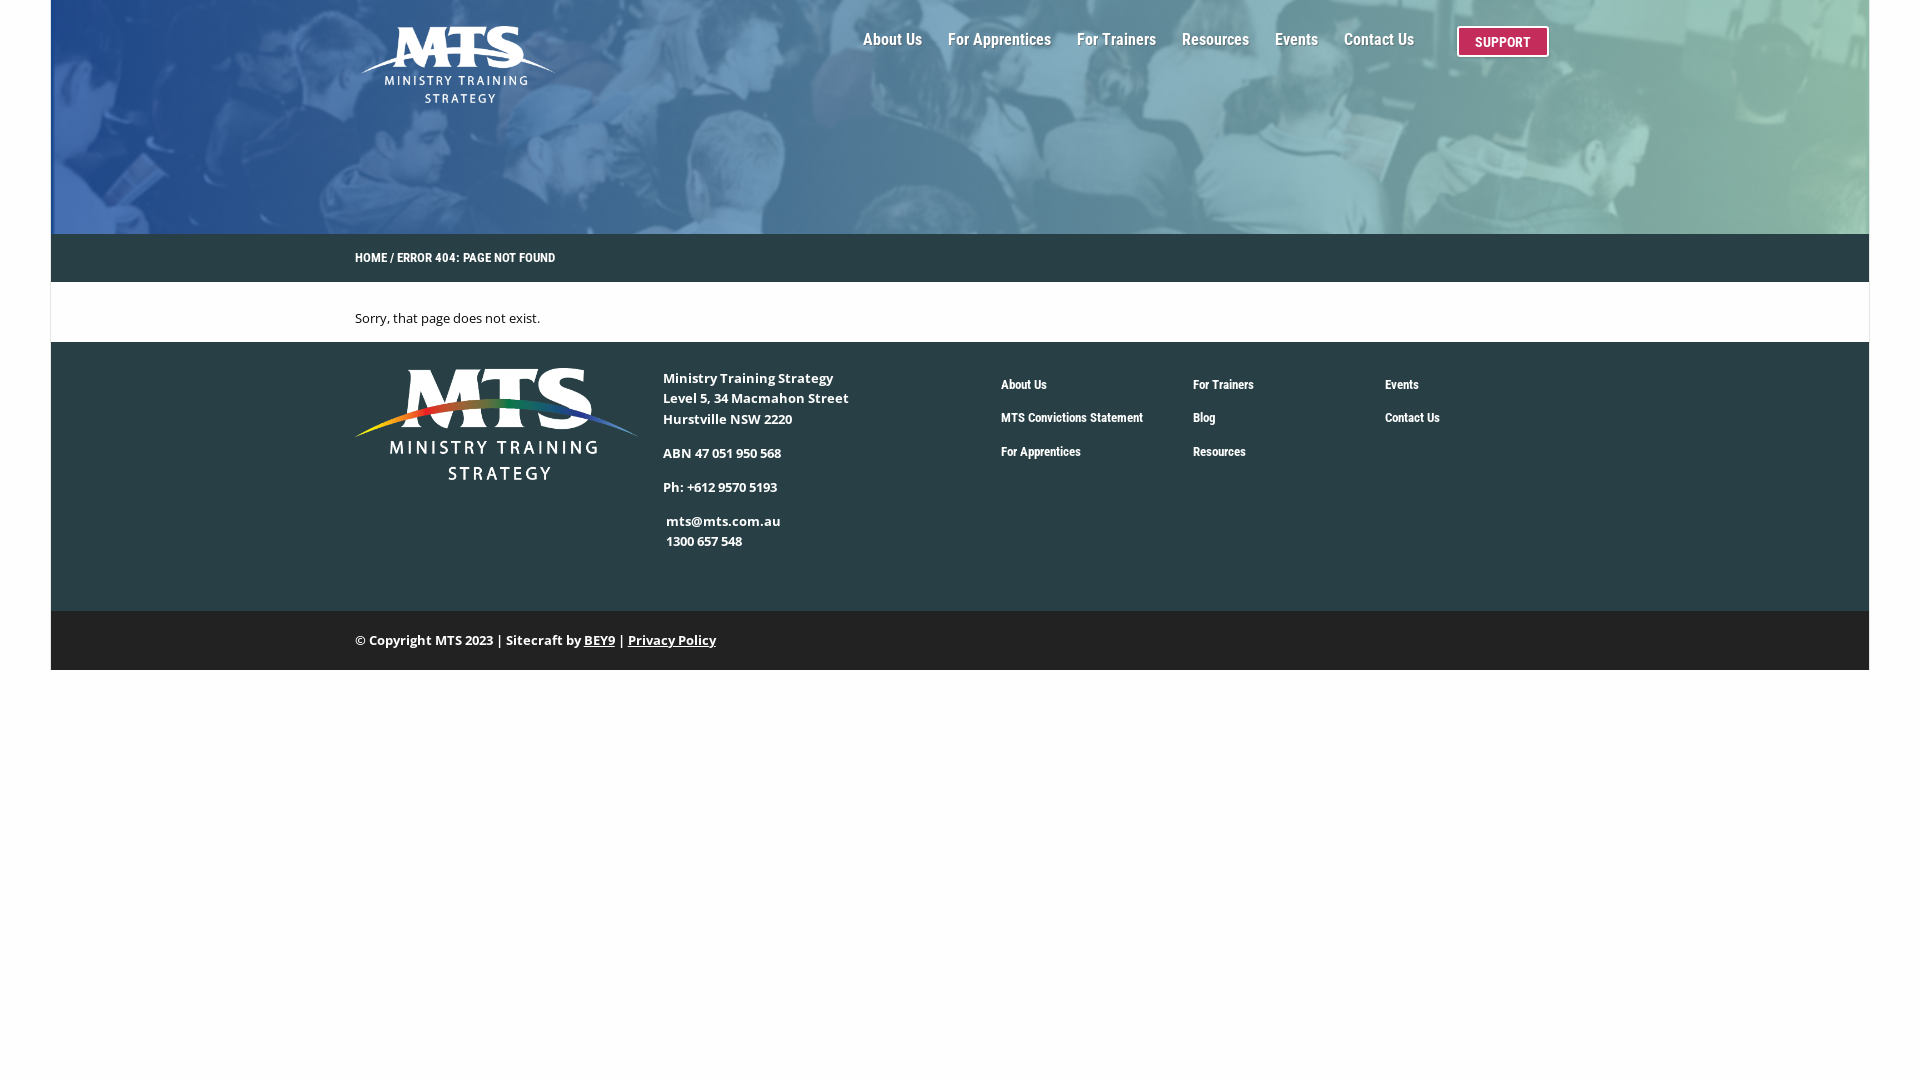 The image size is (1920, 1080). Describe the element at coordinates (1023, 385) in the screenshot. I see `'About Us'` at that location.